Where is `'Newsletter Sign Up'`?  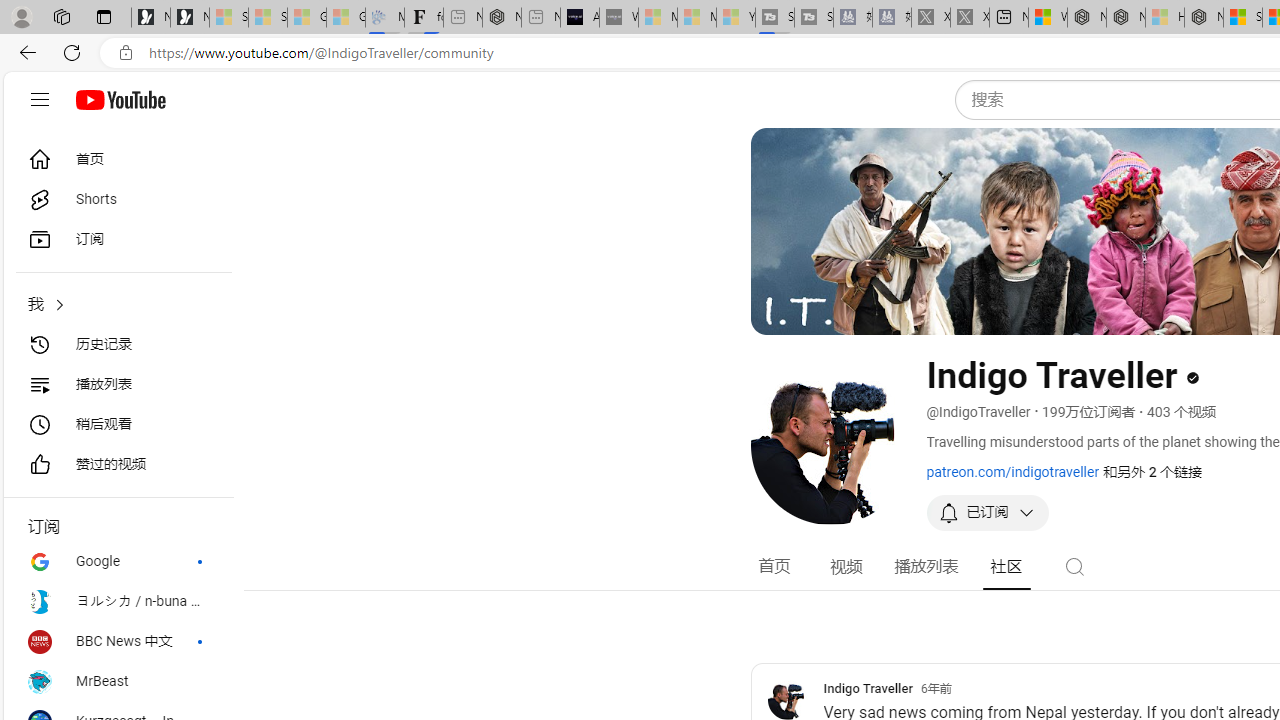
'Newsletter Sign Up' is located at coordinates (190, 17).